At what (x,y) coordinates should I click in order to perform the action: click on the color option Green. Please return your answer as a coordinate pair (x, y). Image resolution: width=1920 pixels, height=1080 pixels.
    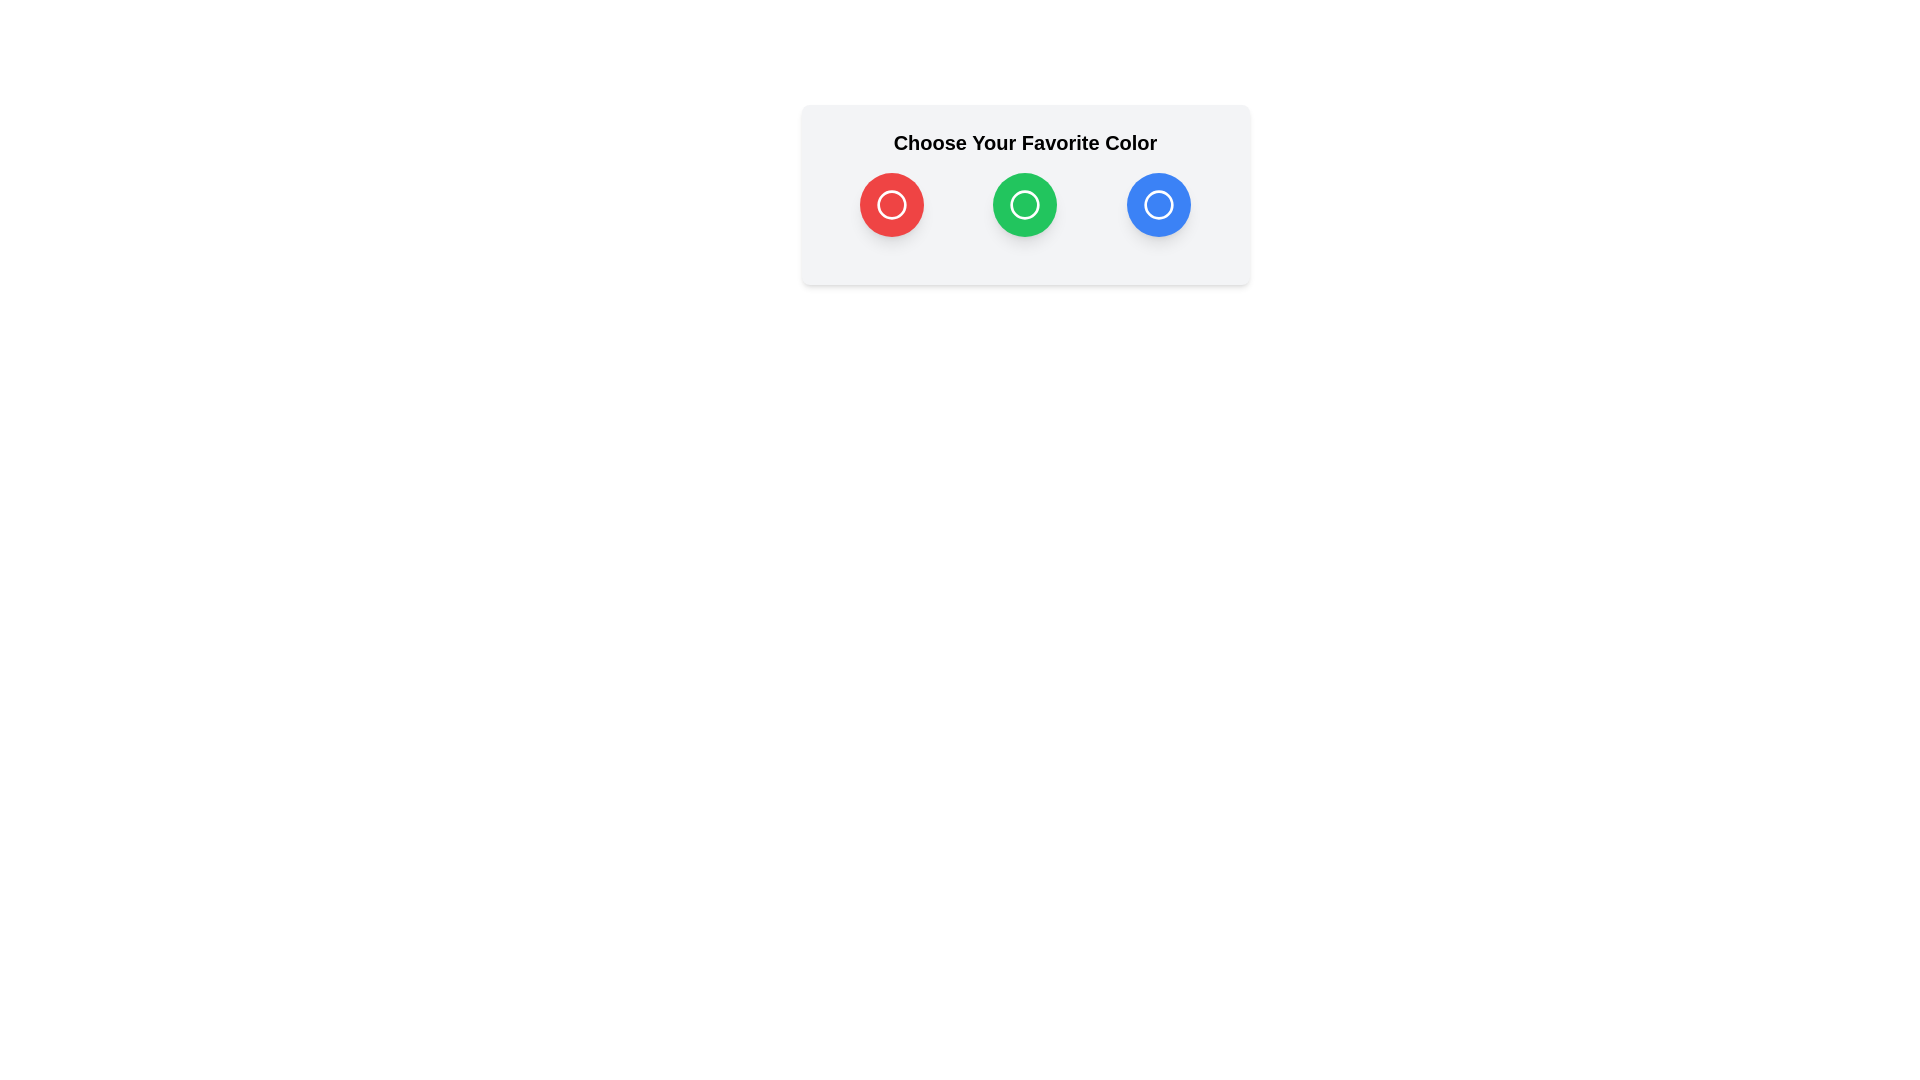
    Looking at the image, I should click on (1025, 204).